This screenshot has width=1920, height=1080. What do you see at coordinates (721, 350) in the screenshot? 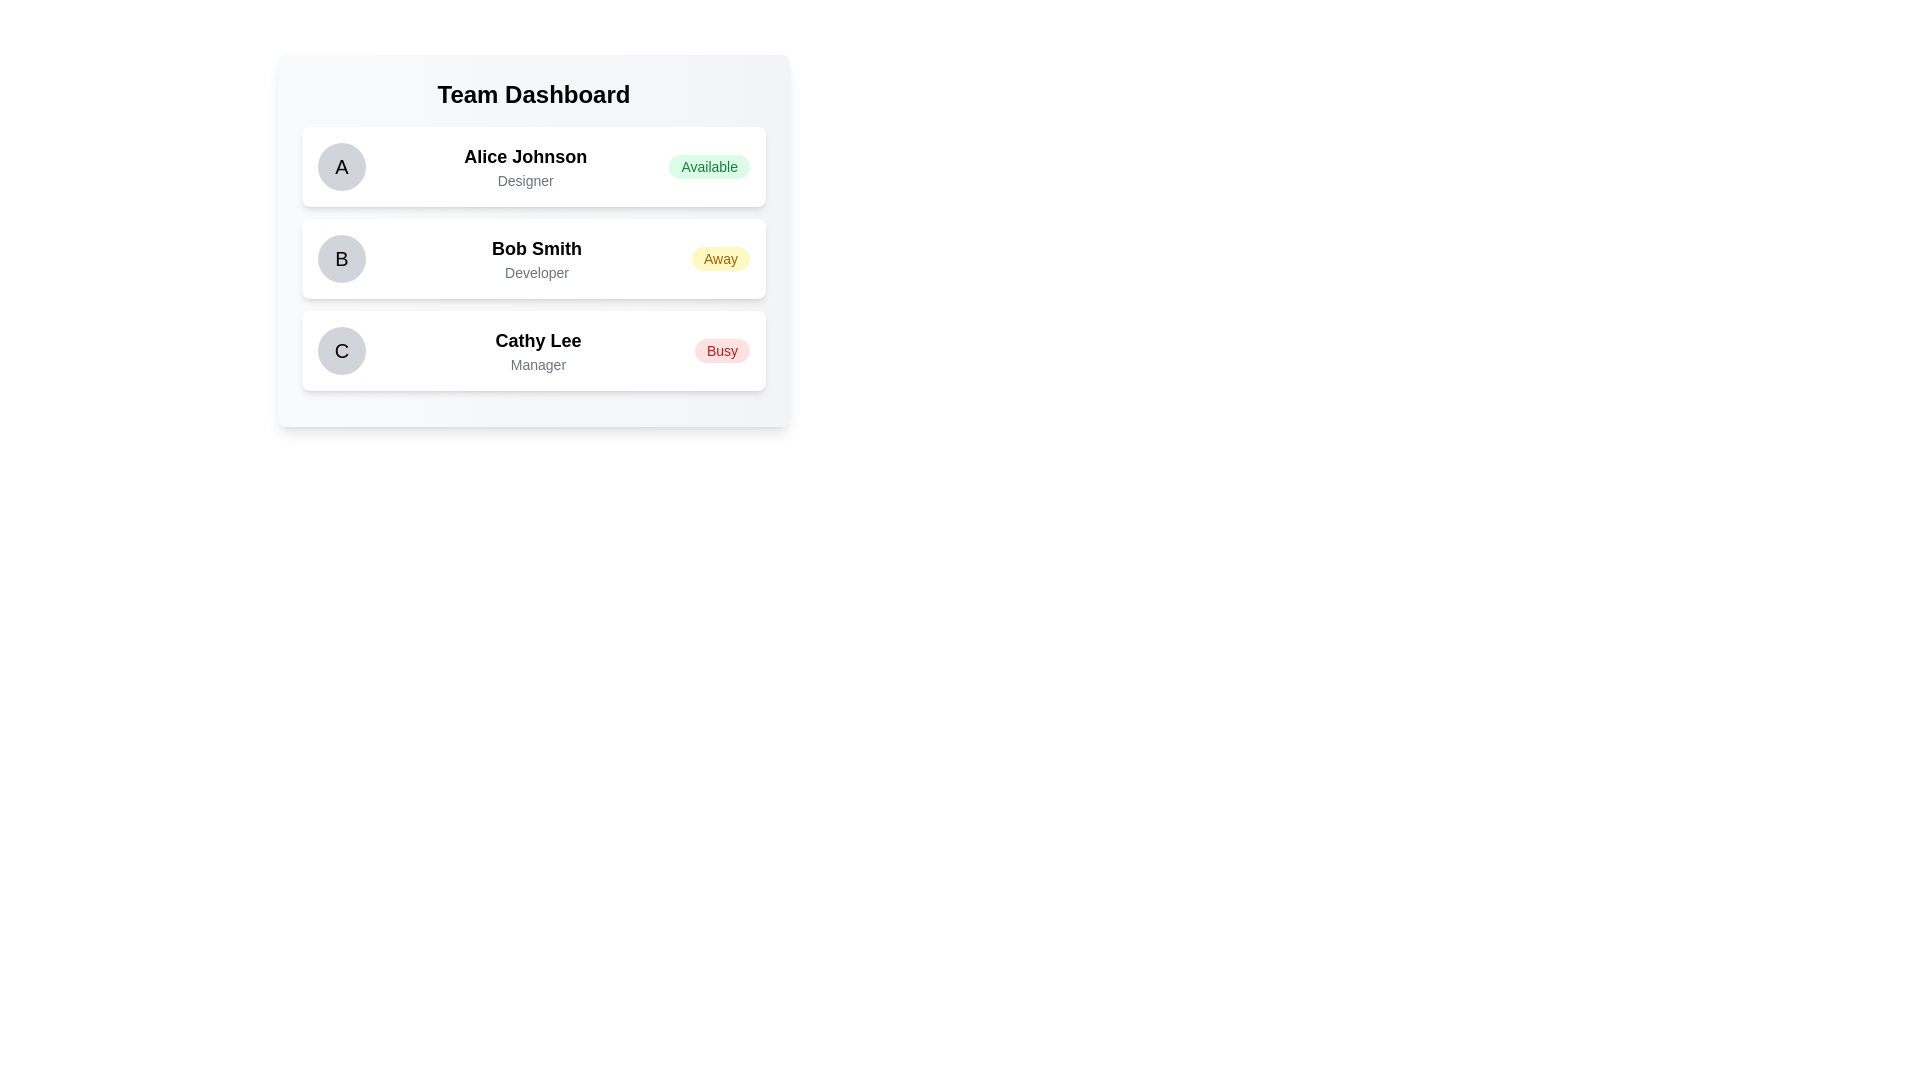
I see `the 'Busy' text label, which is styled with small, medium-weight red text on a red background and is positioned at the far right of the row for 'Cathy Lee, Manager'` at bounding box center [721, 350].